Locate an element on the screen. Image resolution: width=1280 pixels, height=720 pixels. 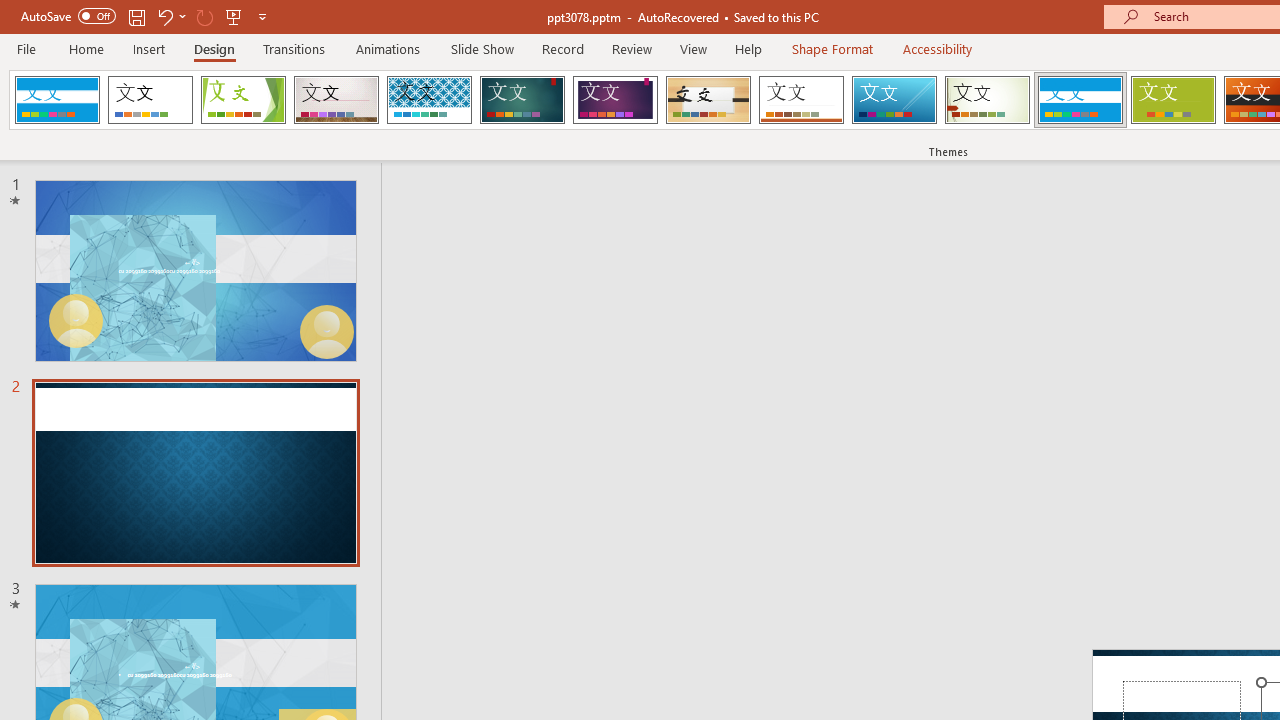
'Dividend' is located at coordinates (57, 100).